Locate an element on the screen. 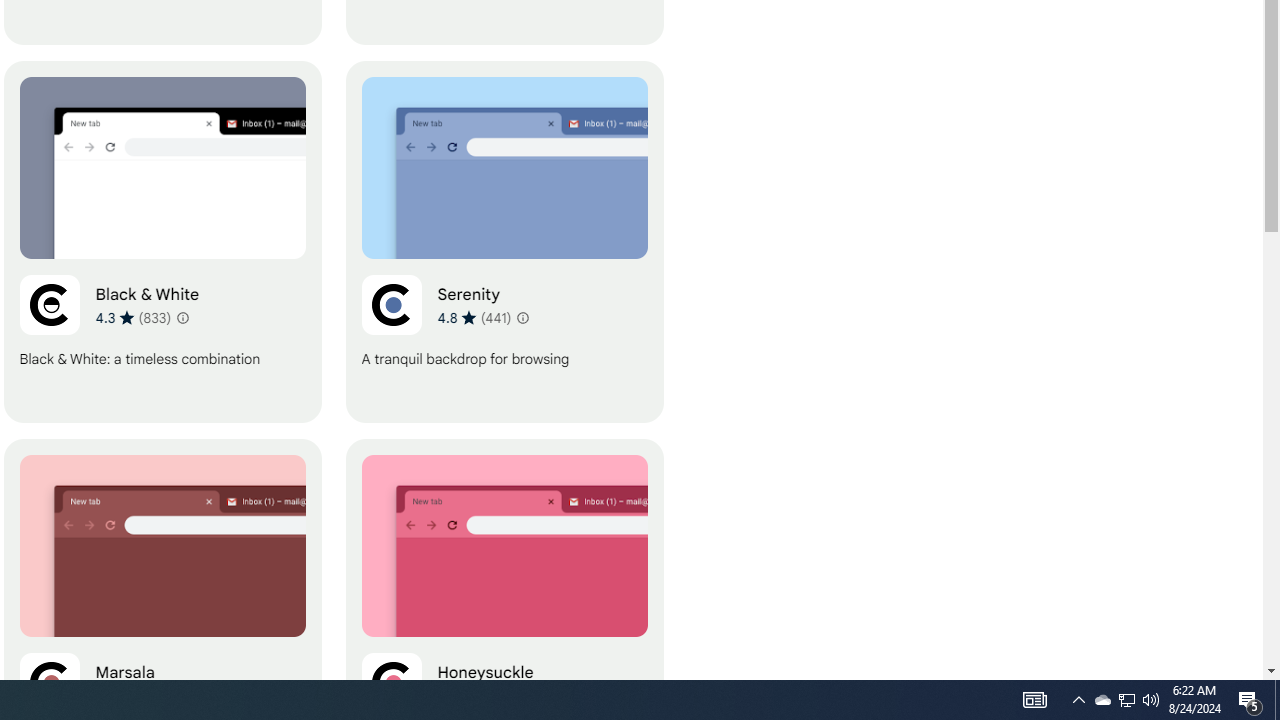 The image size is (1280, 720). 'Learn more about results and reviews "Serenity"' is located at coordinates (522, 316).